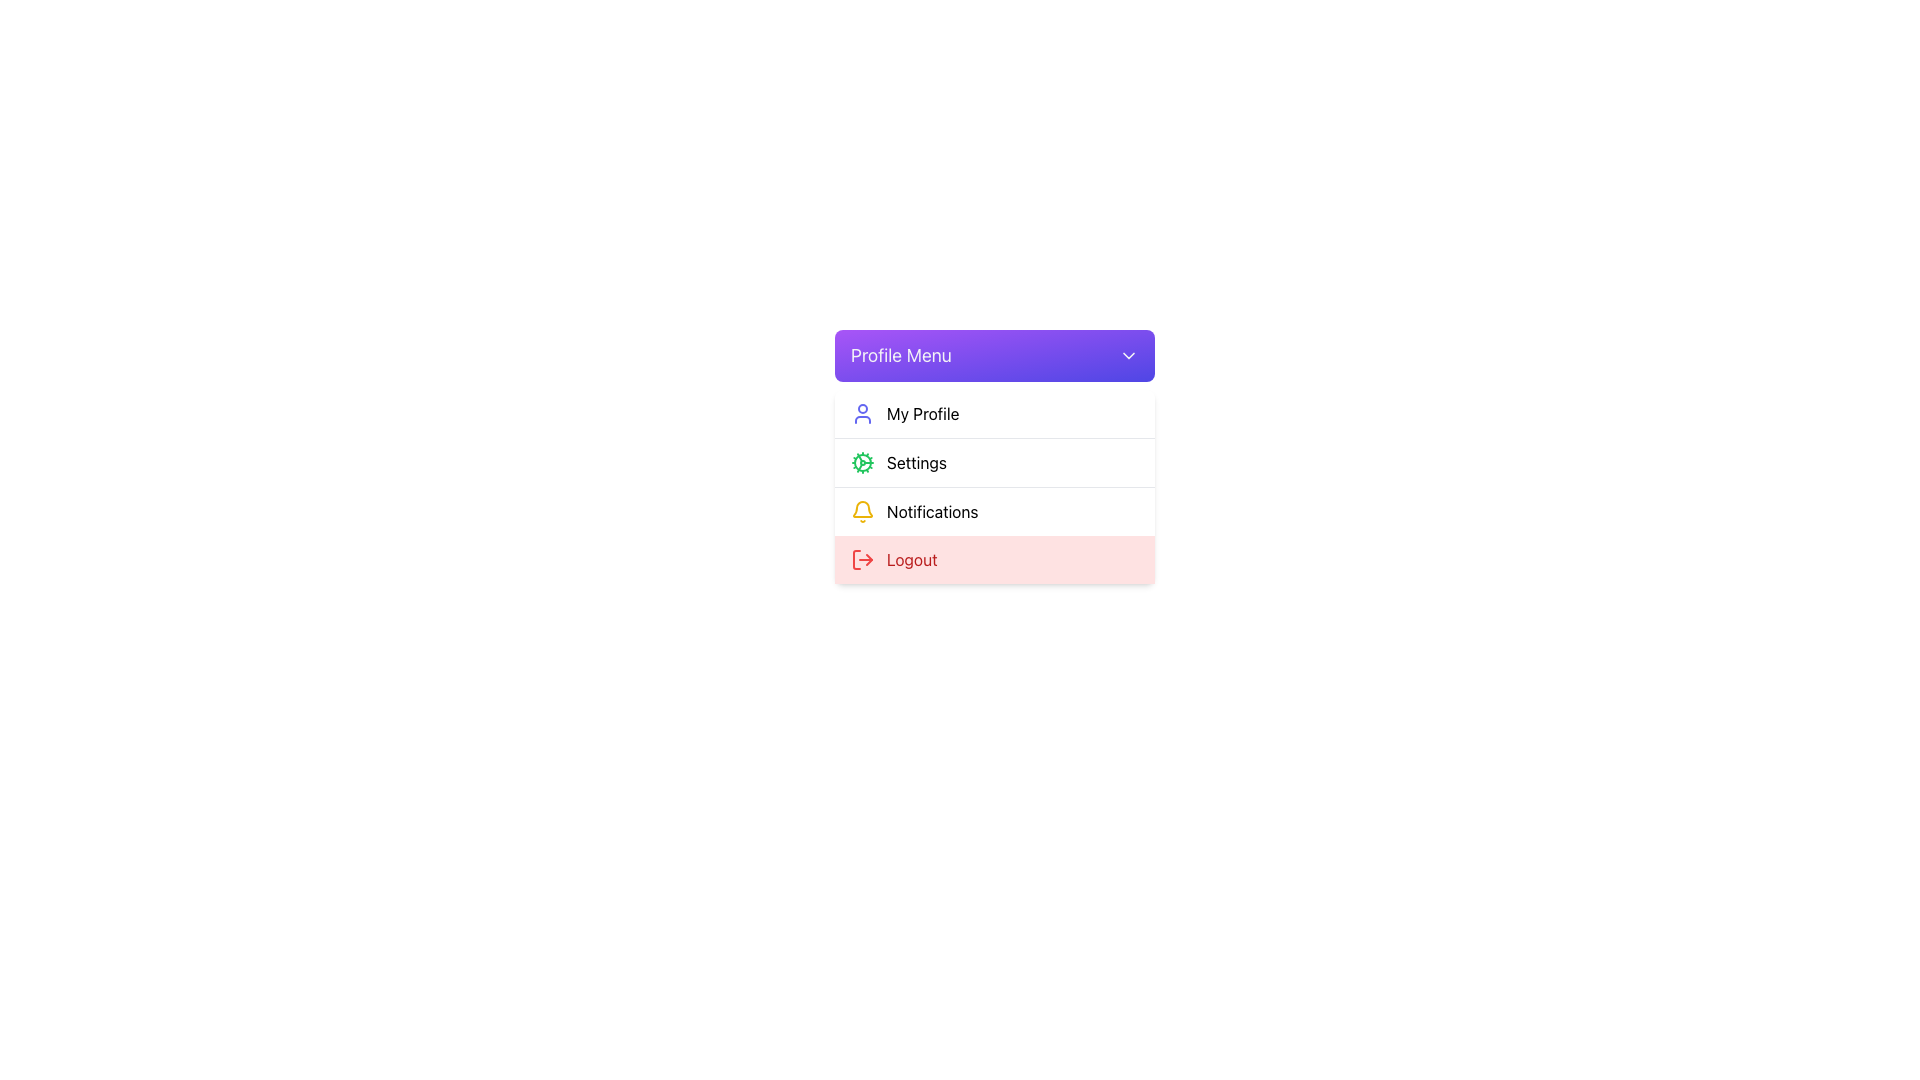 The image size is (1920, 1080). I want to click on or read the text label that reads 'Logout', which is prominently displayed in bold red color on the far right side of the vertical dropdown menu under the 'Profile Menu', so click(911, 559).